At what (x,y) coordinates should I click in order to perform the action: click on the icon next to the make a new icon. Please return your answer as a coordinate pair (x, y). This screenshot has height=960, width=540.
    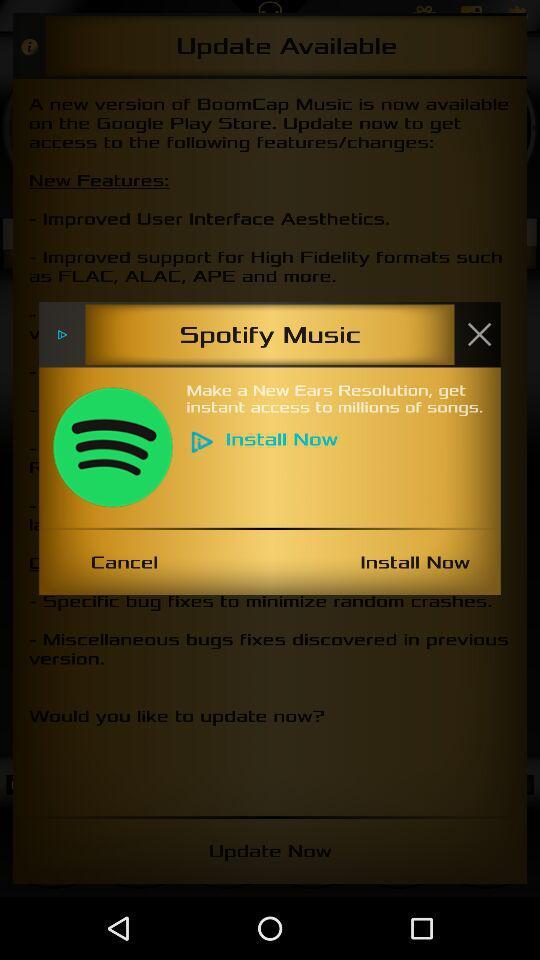
    Looking at the image, I should click on (112, 447).